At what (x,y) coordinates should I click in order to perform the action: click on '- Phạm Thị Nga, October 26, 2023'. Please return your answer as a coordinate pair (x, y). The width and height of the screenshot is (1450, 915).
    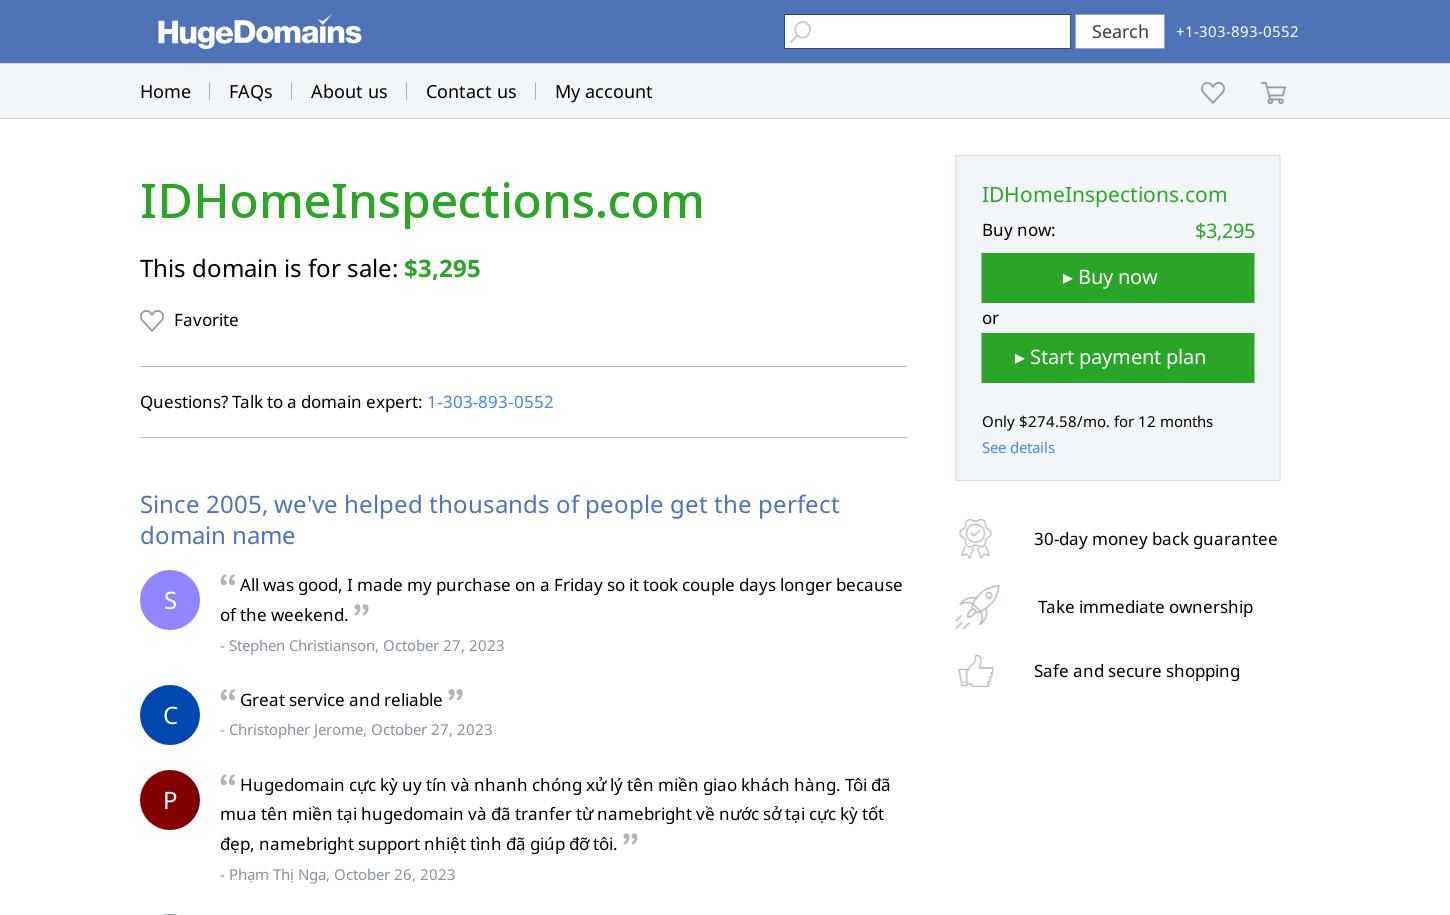
    Looking at the image, I should click on (218, 872).